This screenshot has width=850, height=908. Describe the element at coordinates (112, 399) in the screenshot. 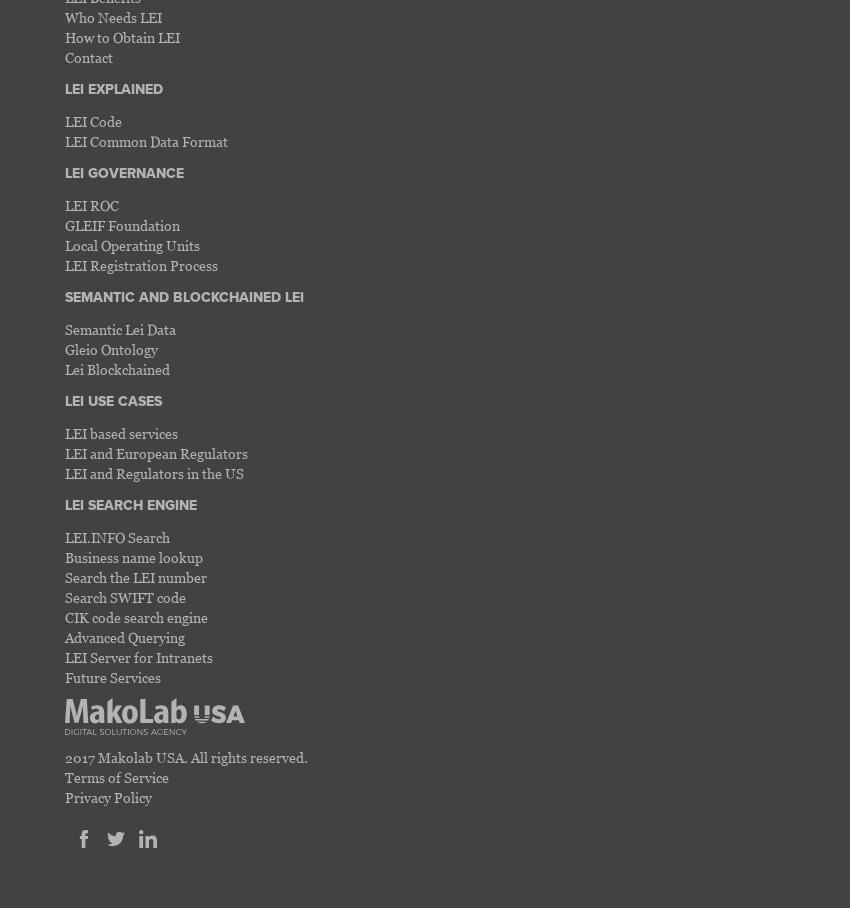

I see `'LEI USE CASES'` at that location.